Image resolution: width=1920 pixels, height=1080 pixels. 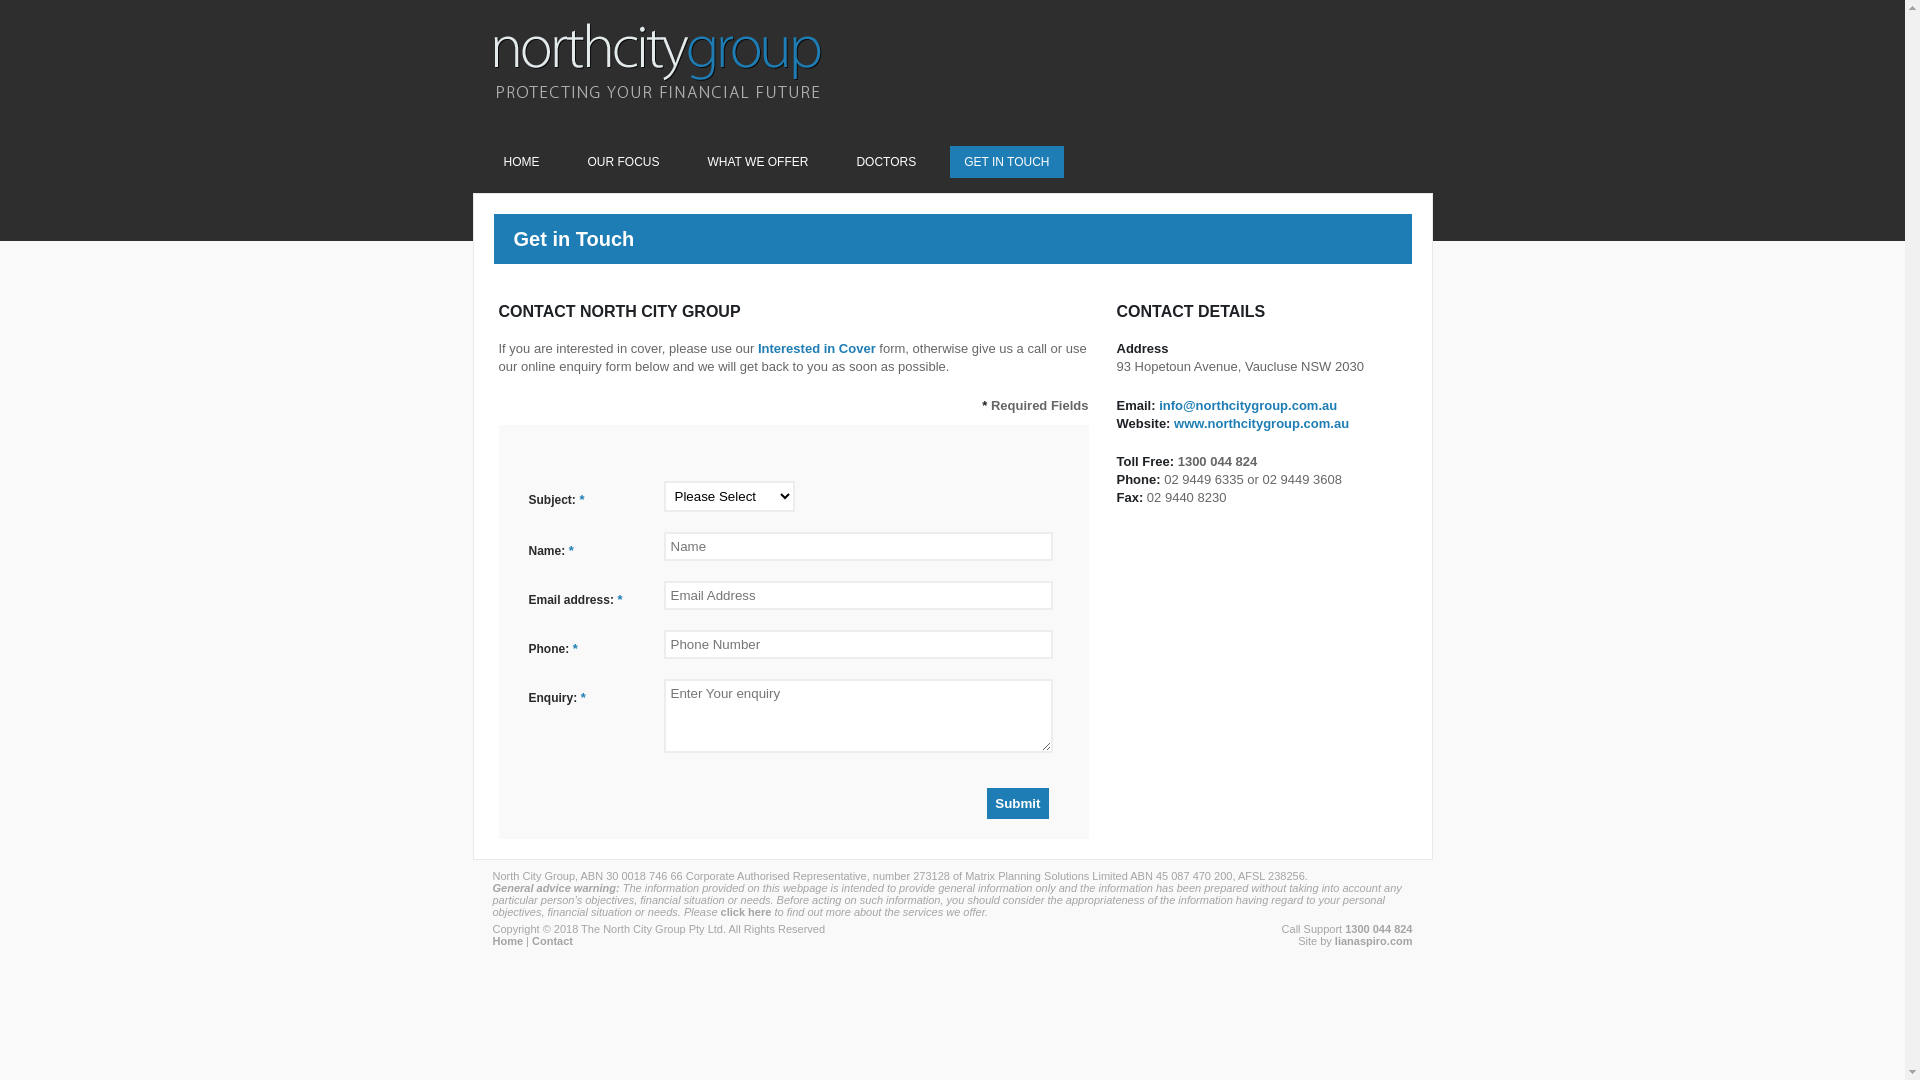 I want to click on 'WHAT WE OFFER', so click(x=757, y=161).